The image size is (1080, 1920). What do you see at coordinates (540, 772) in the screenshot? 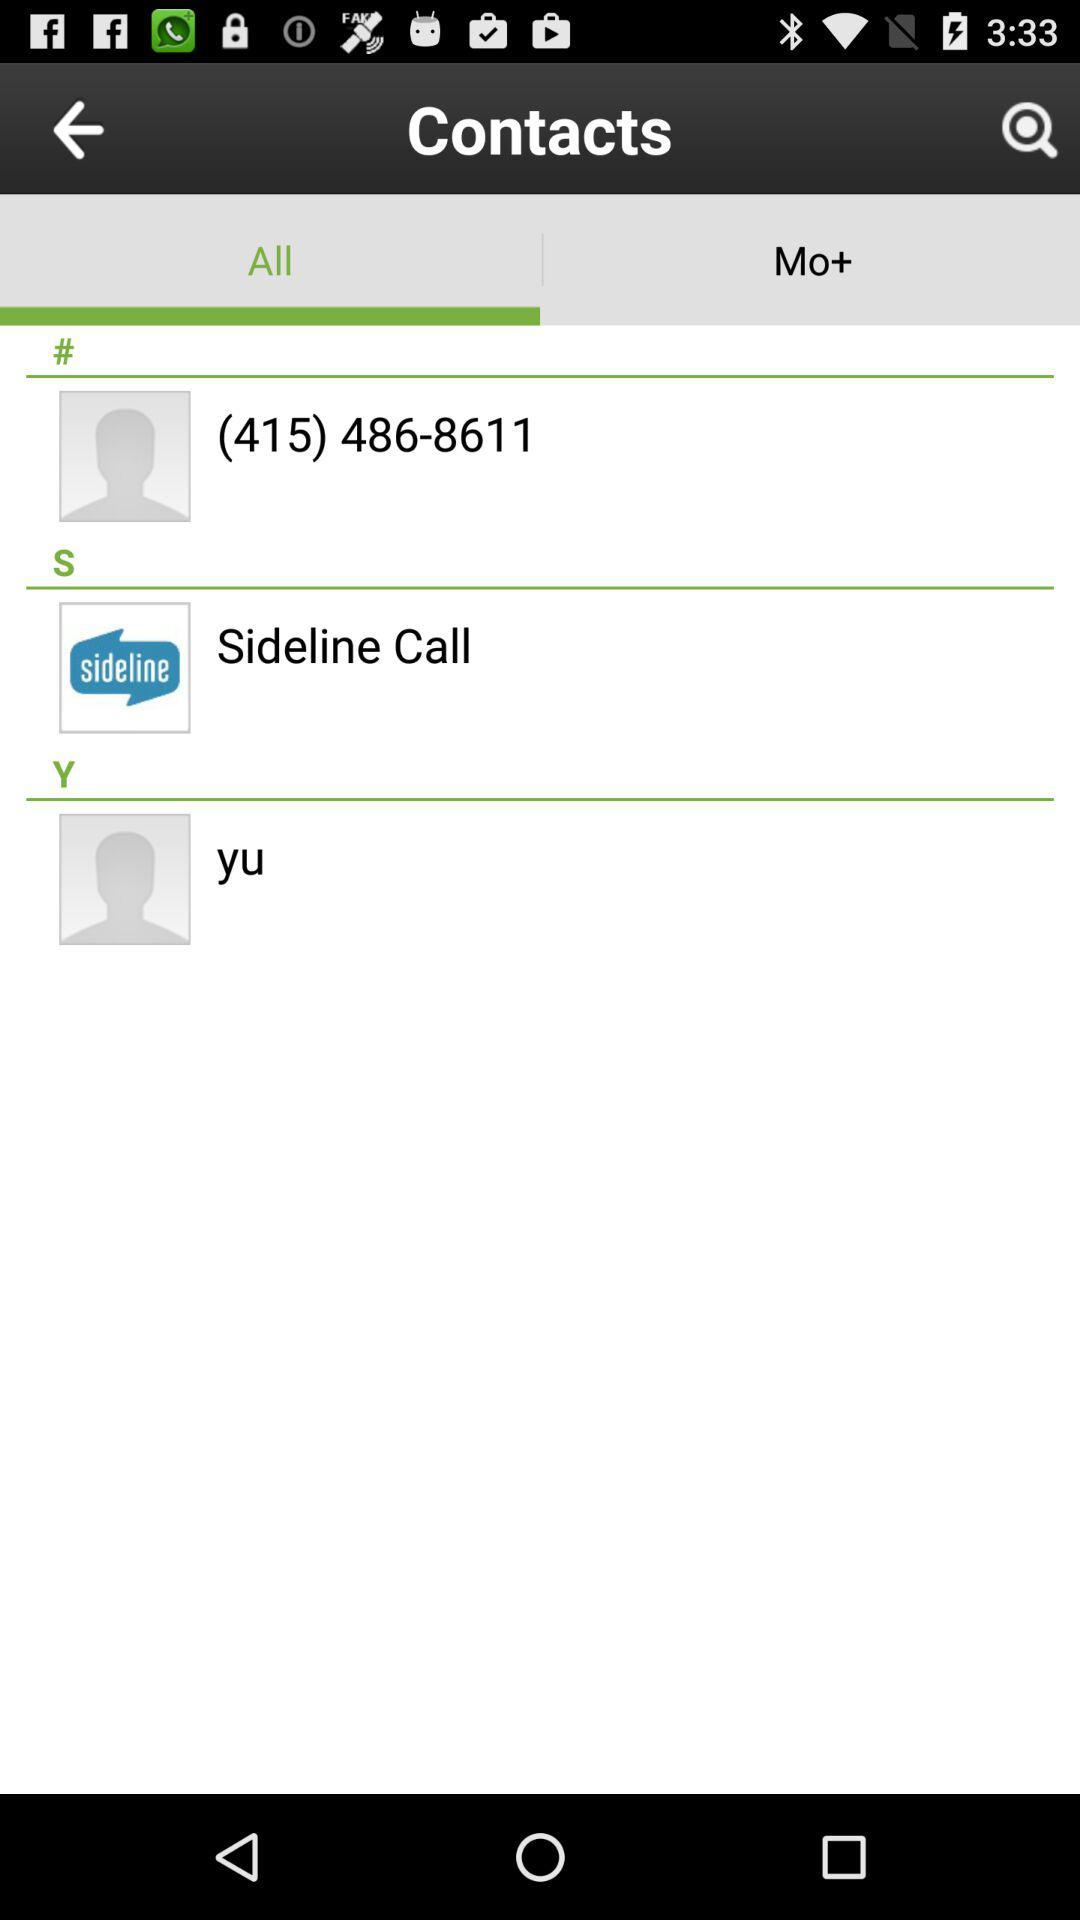
I see `y item` at bounding box center [540, 772].